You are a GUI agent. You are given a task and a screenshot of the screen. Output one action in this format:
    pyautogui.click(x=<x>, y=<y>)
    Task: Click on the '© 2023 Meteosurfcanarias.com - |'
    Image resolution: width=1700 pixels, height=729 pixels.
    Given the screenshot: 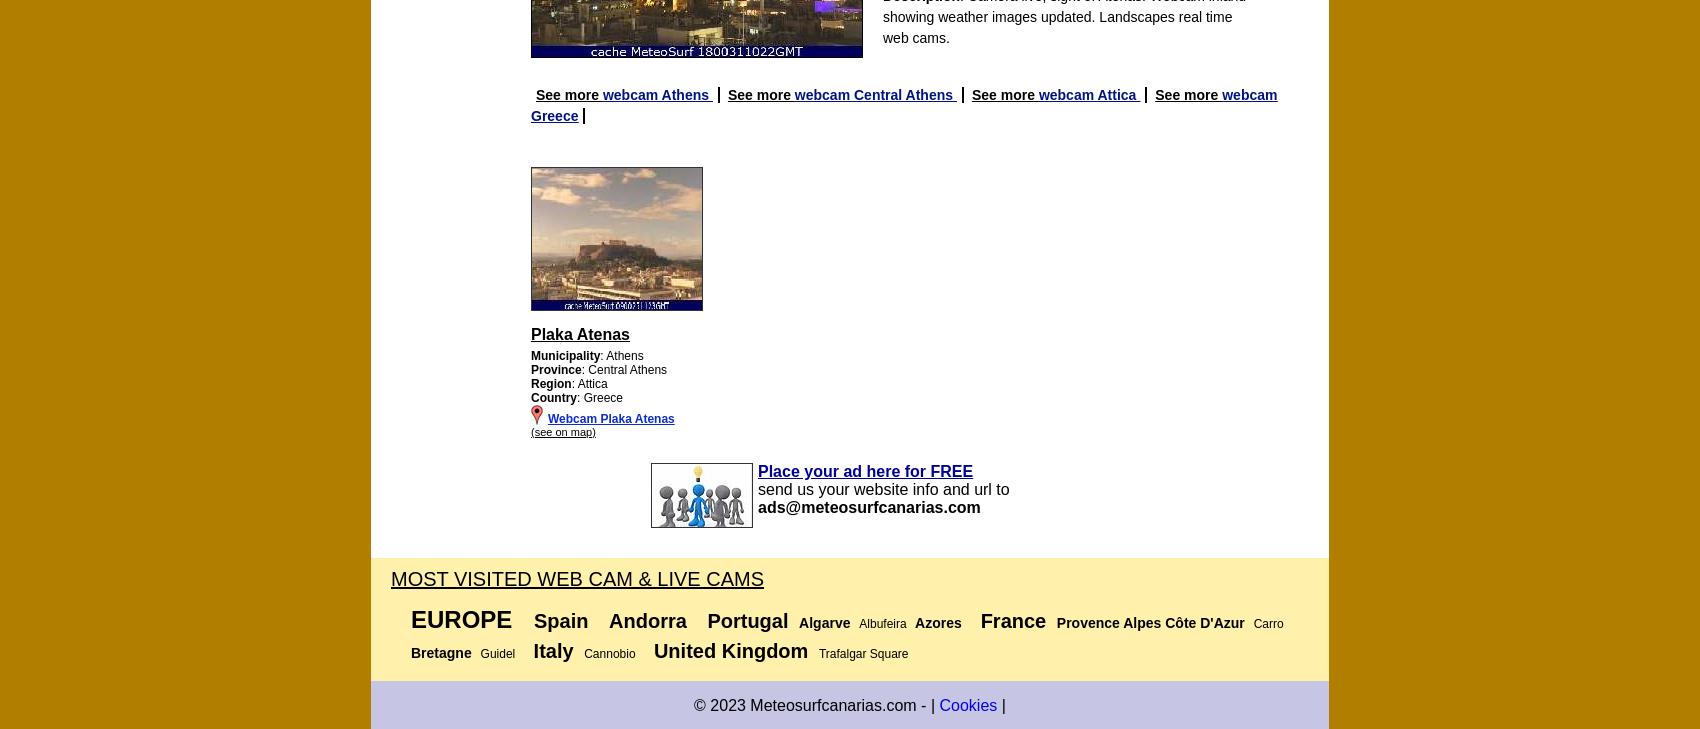 What is the action you would take?
    pyautogui.click(x=815, y=705)
    